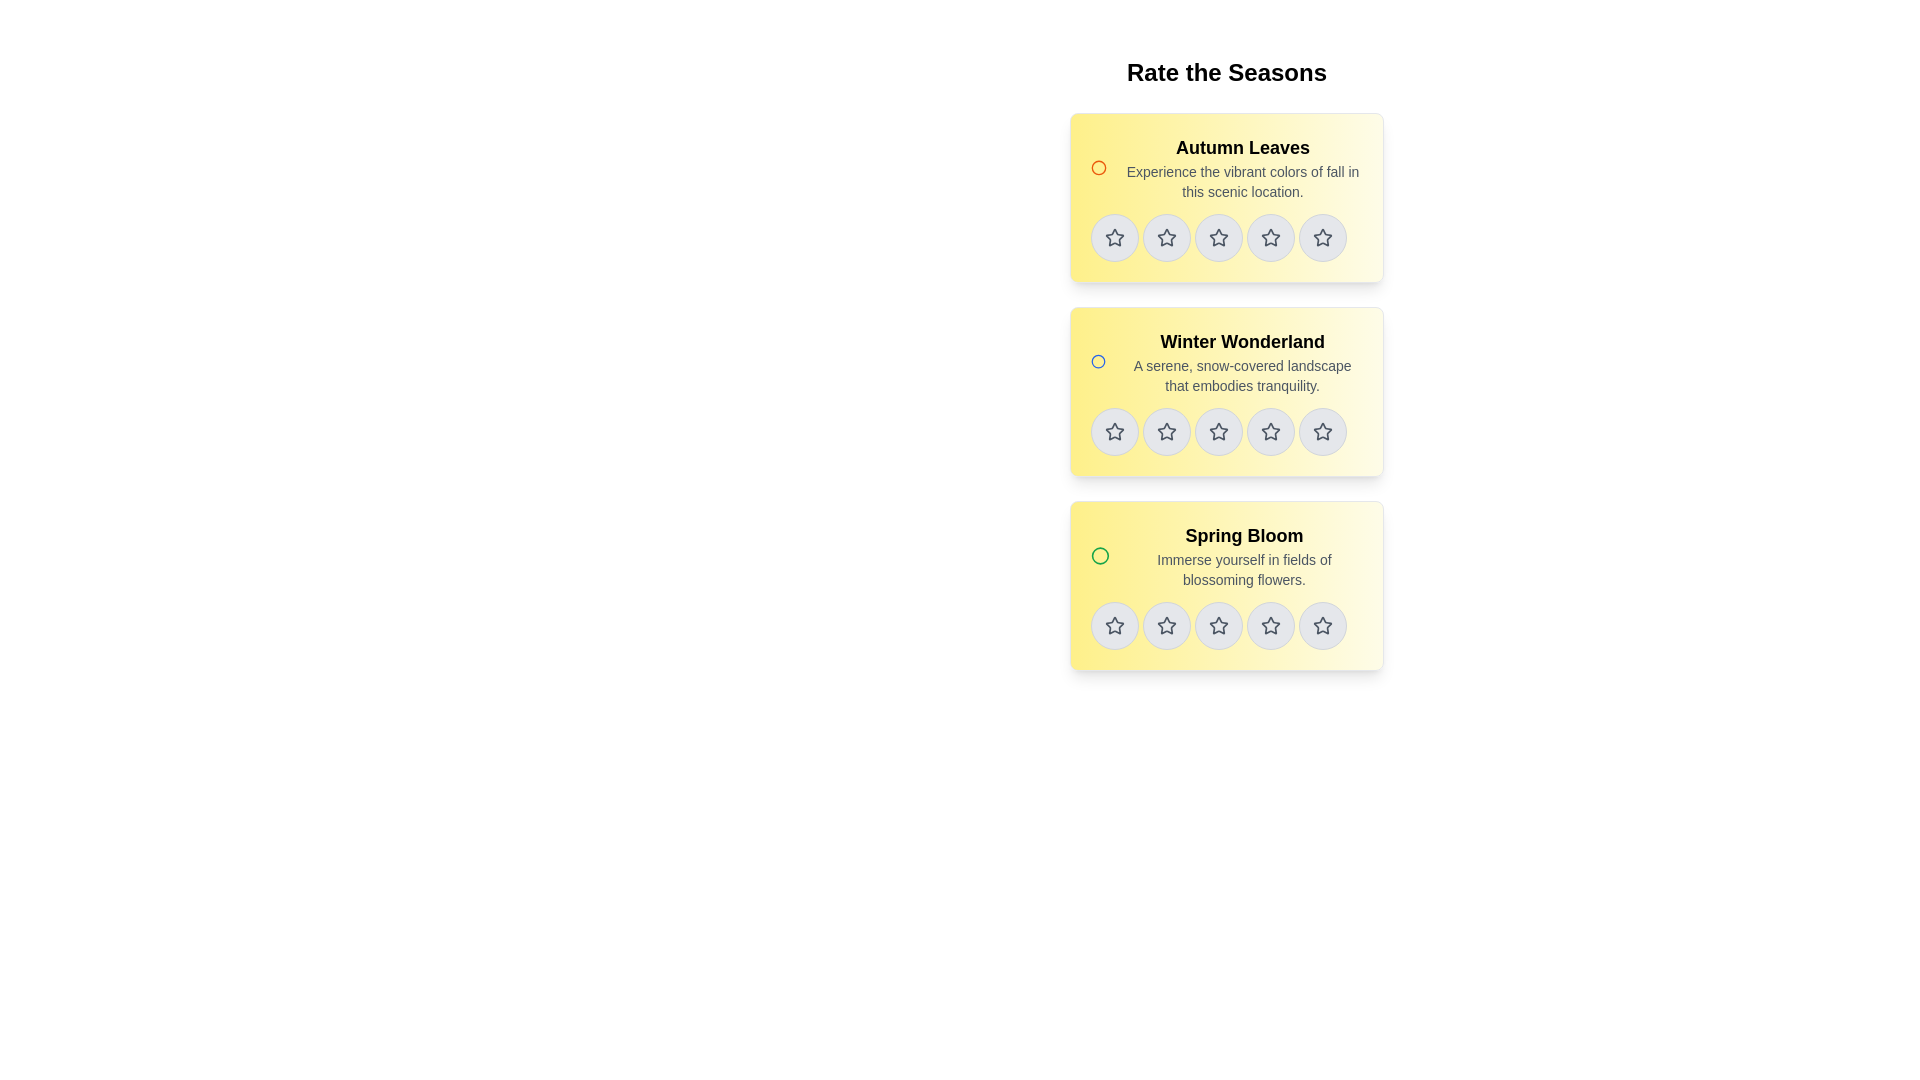 This screenshot has height=1080, width=1920. What do you see at coordinates (1270, 430) in the screenshot?
I see `the fourth star in the star rating control under the 'Winter Wonderland' label` at bounding box center [1270, 430].